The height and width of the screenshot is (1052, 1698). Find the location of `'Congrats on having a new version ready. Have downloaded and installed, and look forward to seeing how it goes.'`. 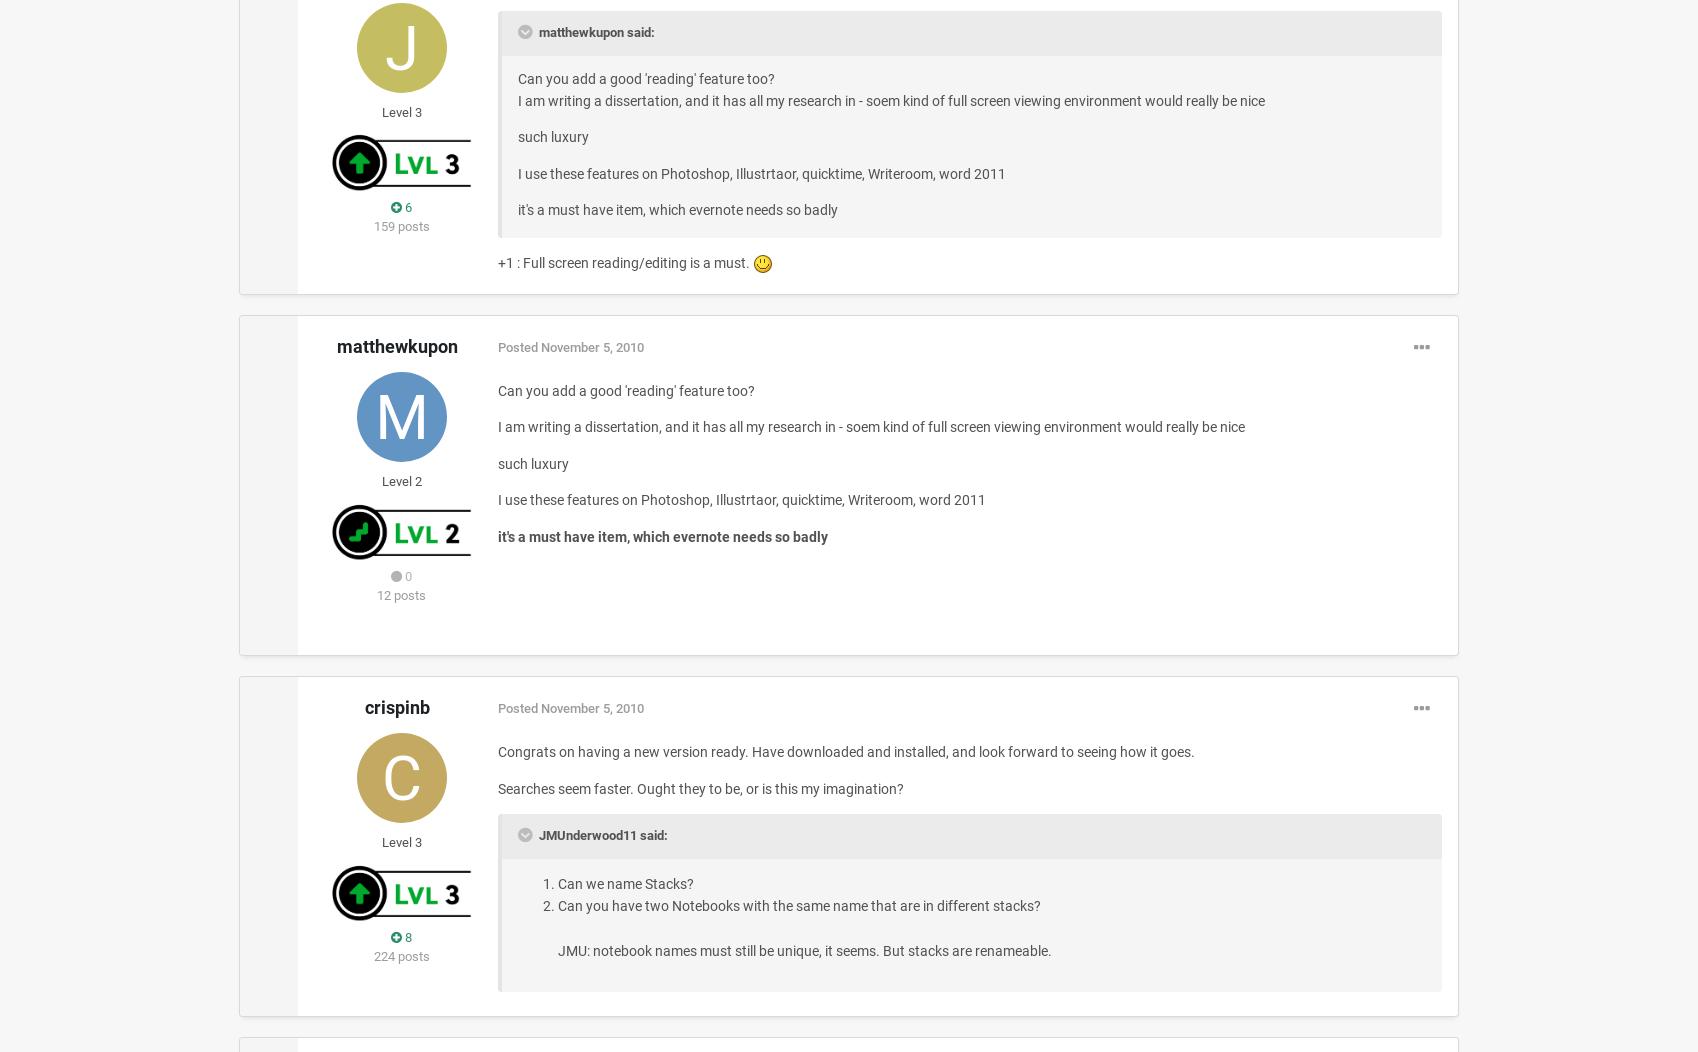

'Congrats on having a new version ready. Have downloaded and installed, and look forward to seeing how it goes.' is located at coordinates (844, 750).